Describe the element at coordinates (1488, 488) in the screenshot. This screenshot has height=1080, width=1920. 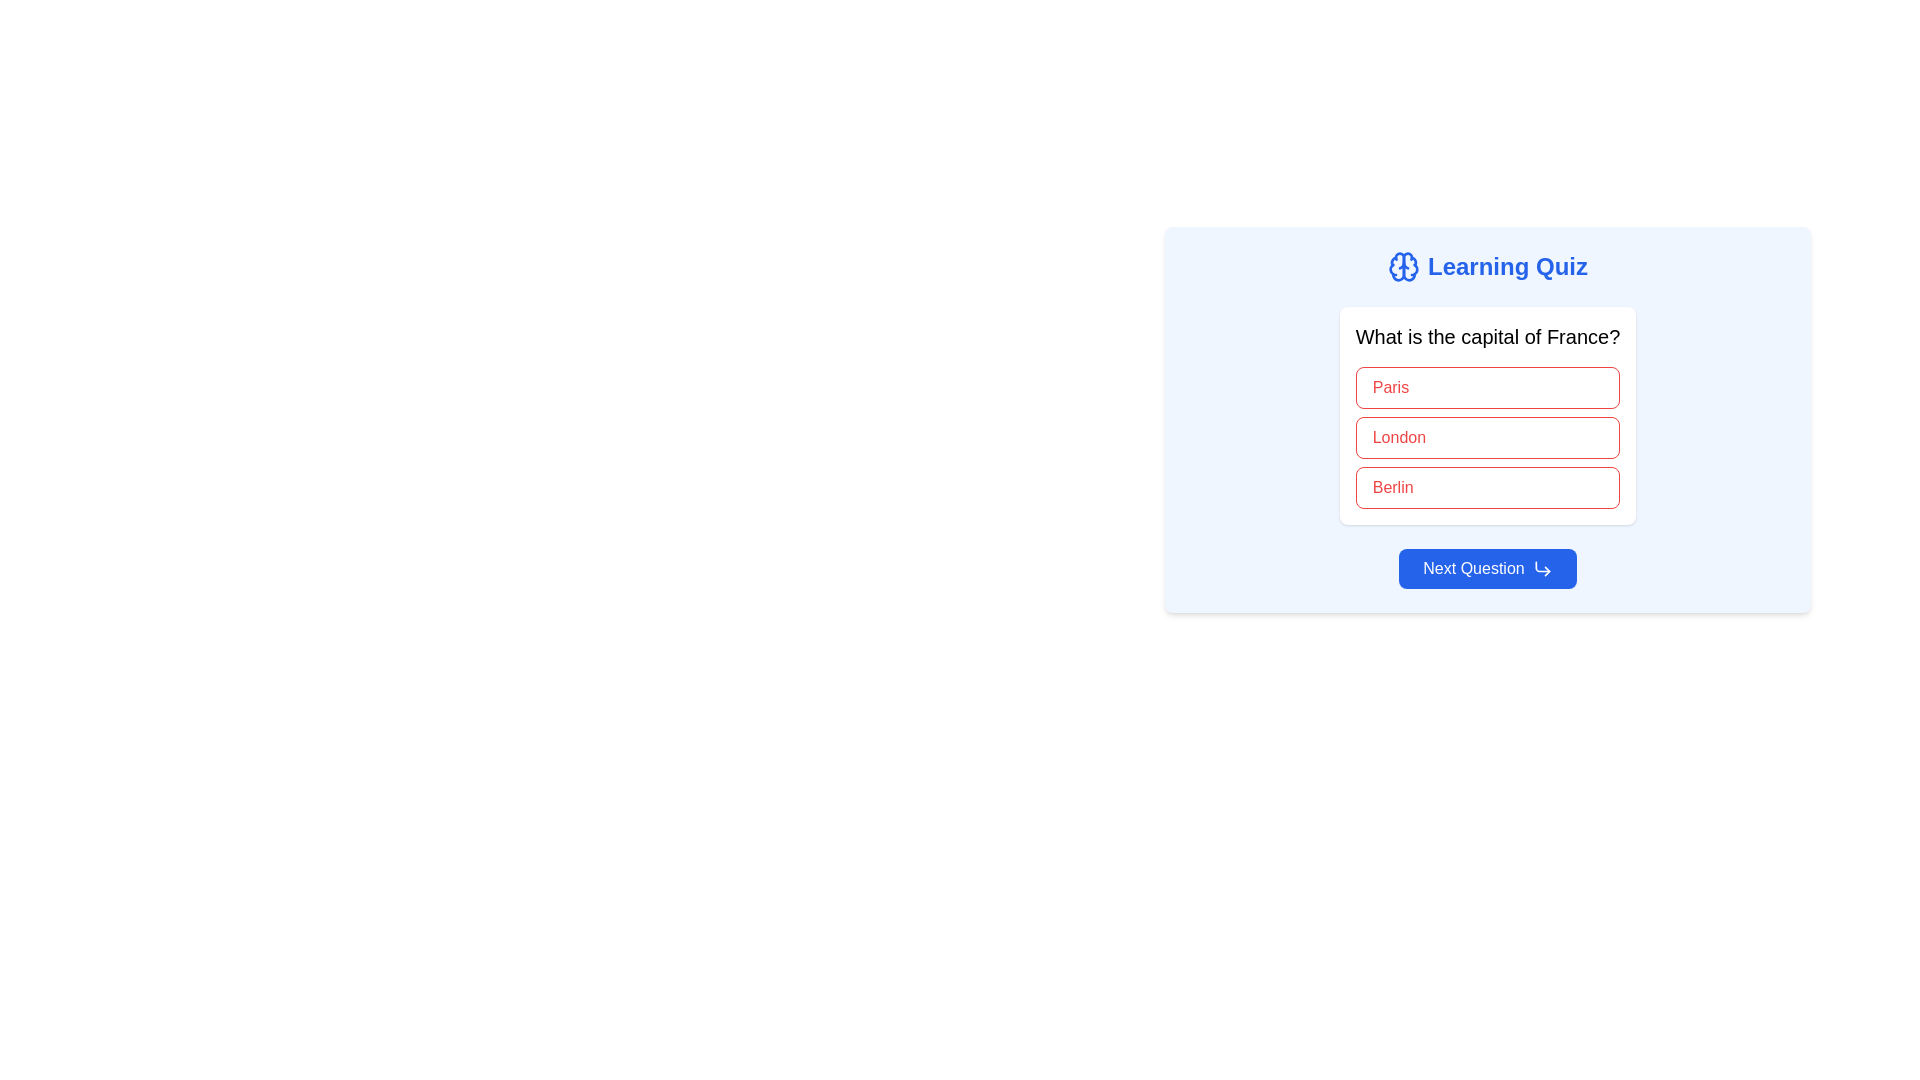
I see `the button labeled 'Berlin' with a red border and red text, positioned as the third option under the question 'What is the capital of France?'` at that location.